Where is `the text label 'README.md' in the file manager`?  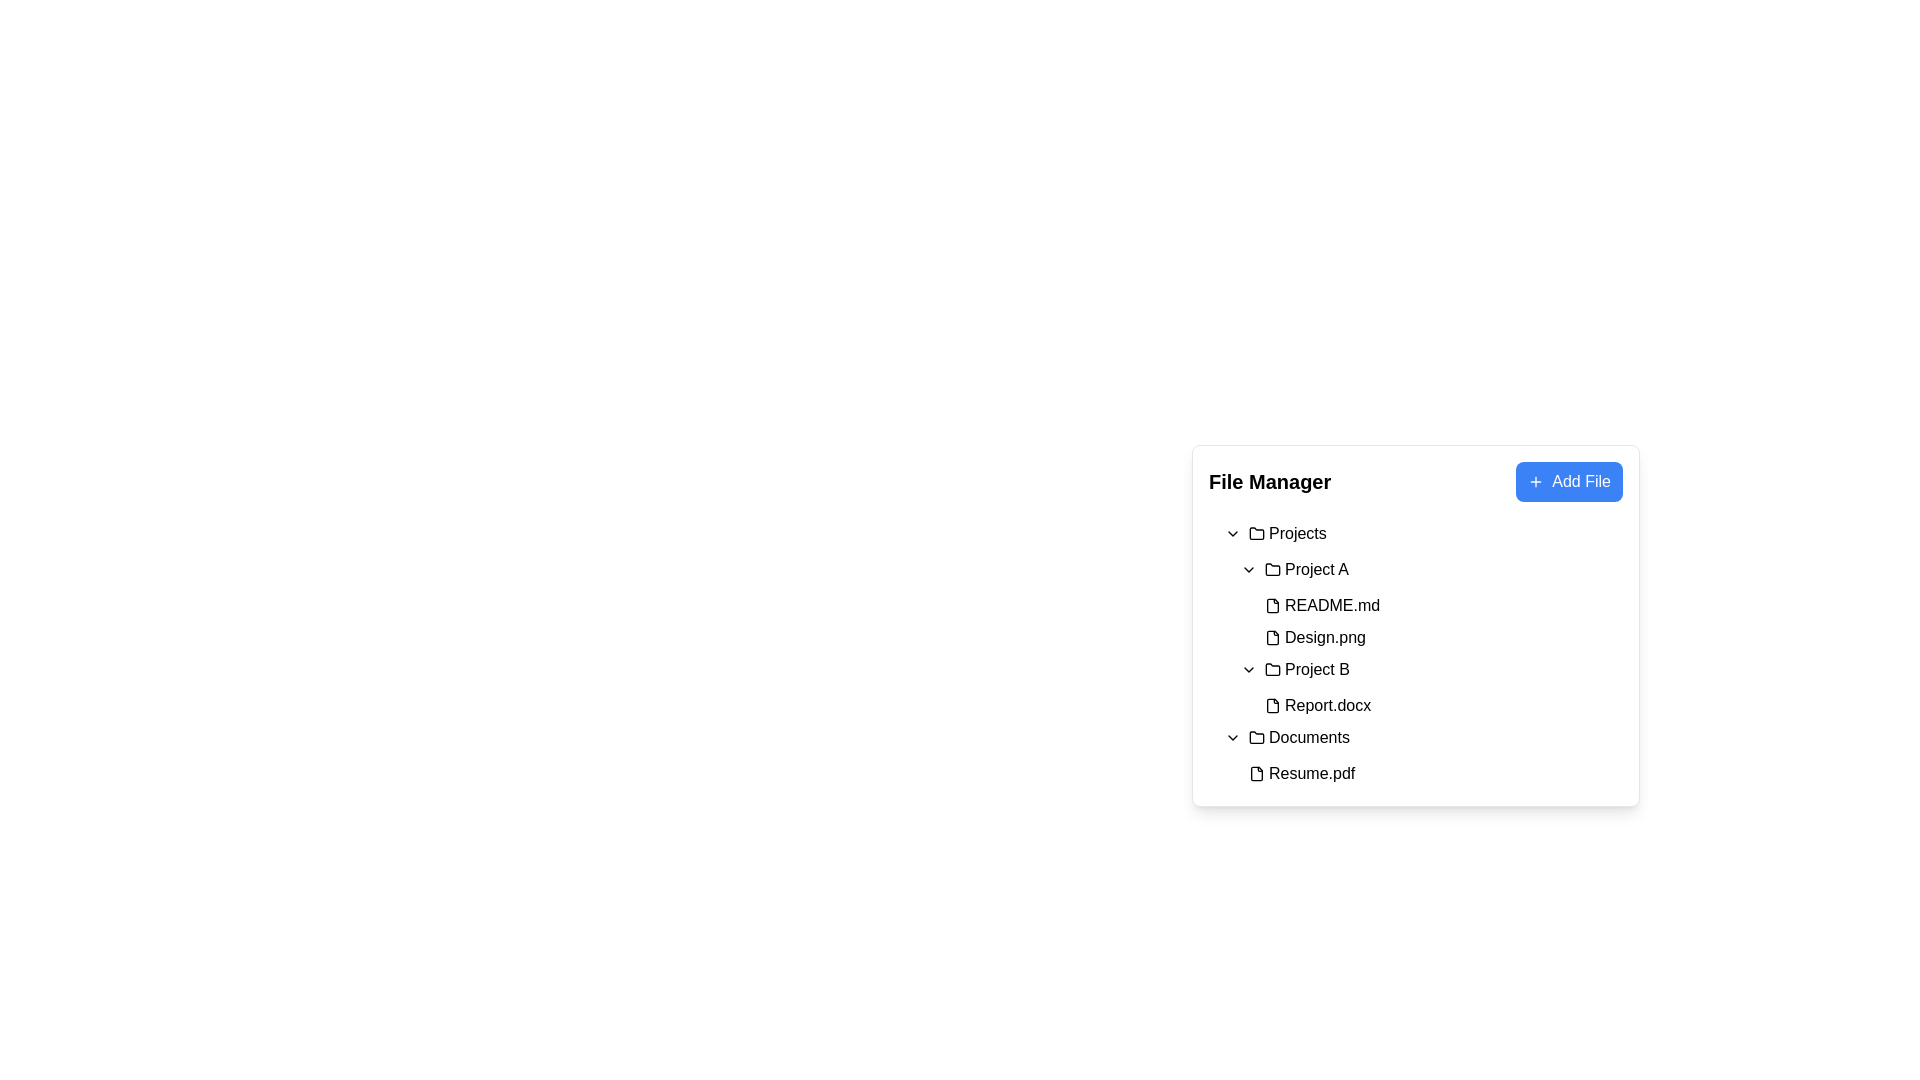 the text label 'README.md' in the file manager is located at coordinates (1332, 604).